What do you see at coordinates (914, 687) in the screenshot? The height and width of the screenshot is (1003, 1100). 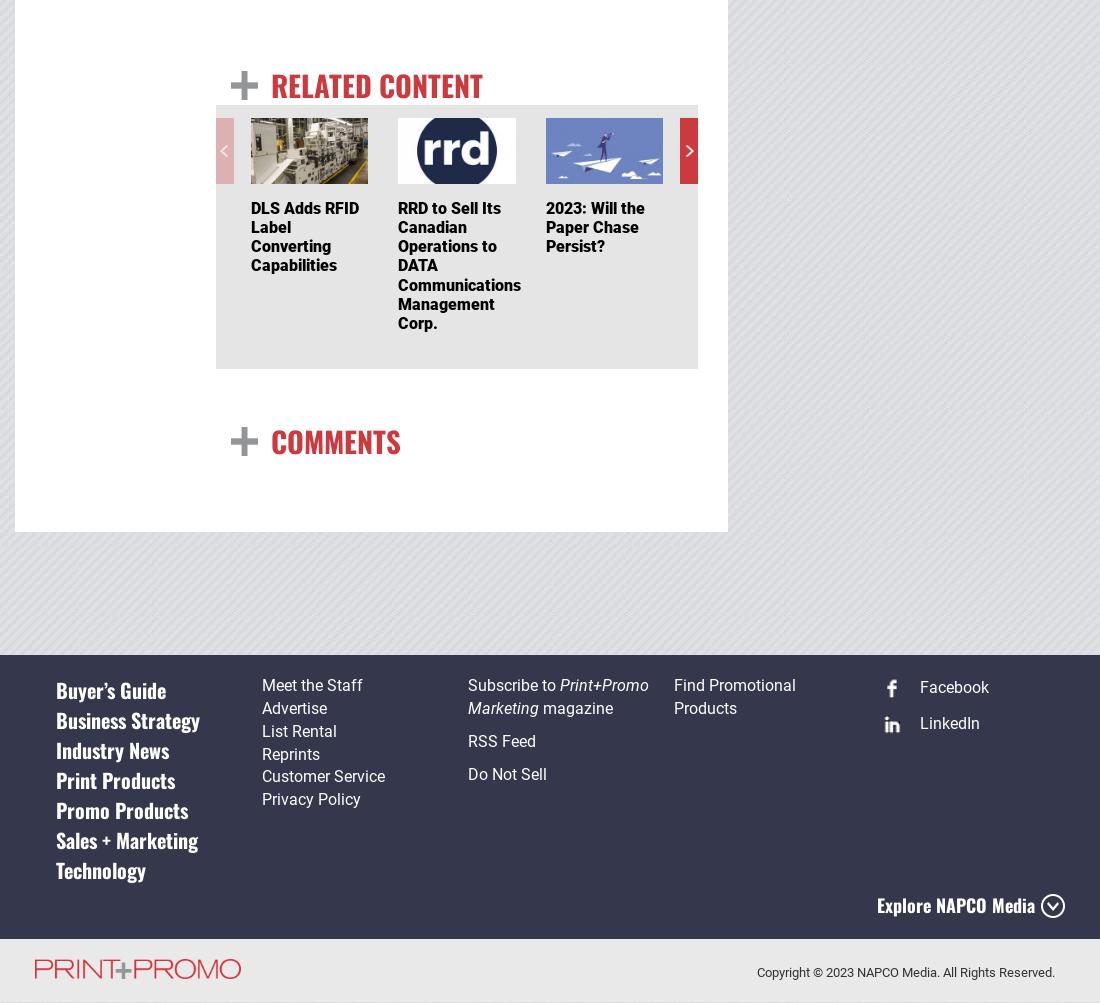 I see `'Facebook'` at bounding box center [914, 687].